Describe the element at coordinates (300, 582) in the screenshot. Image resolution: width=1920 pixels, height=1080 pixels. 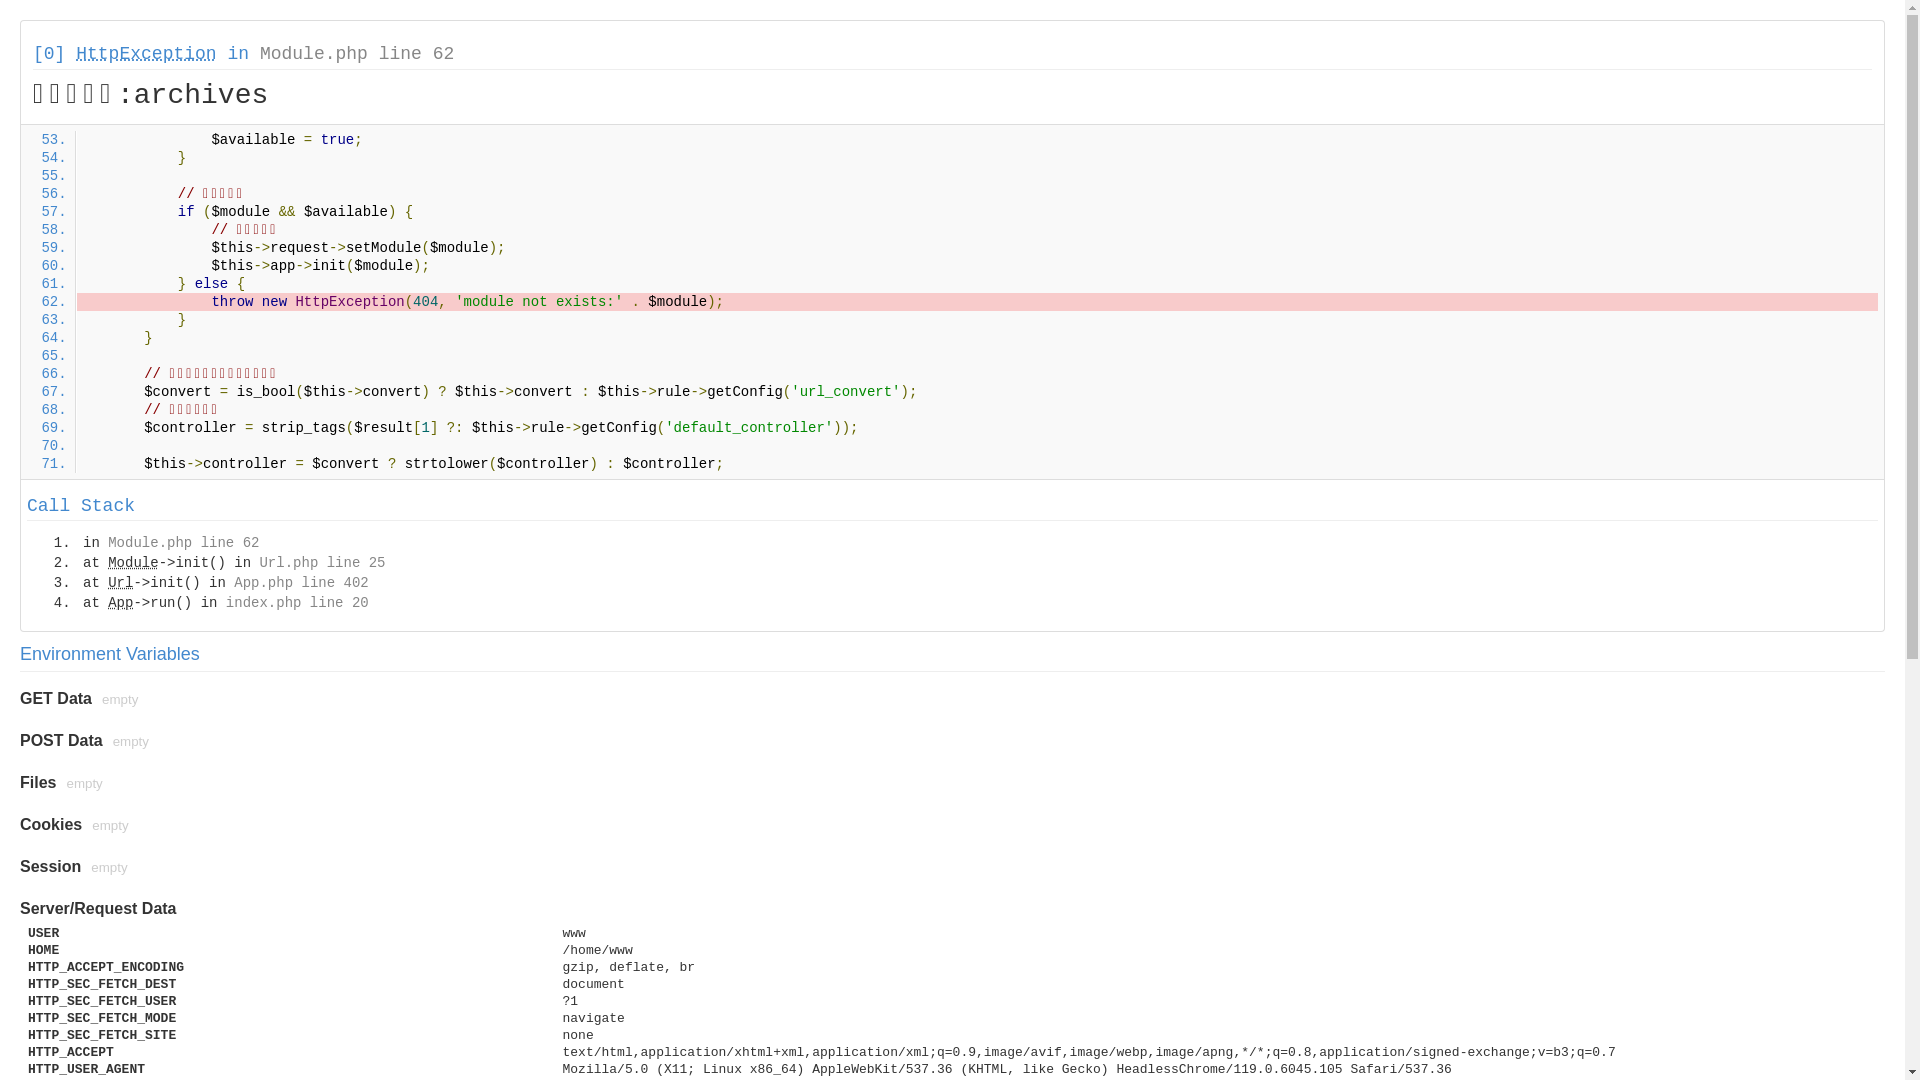
I see `'App.php line 402'` at that location.